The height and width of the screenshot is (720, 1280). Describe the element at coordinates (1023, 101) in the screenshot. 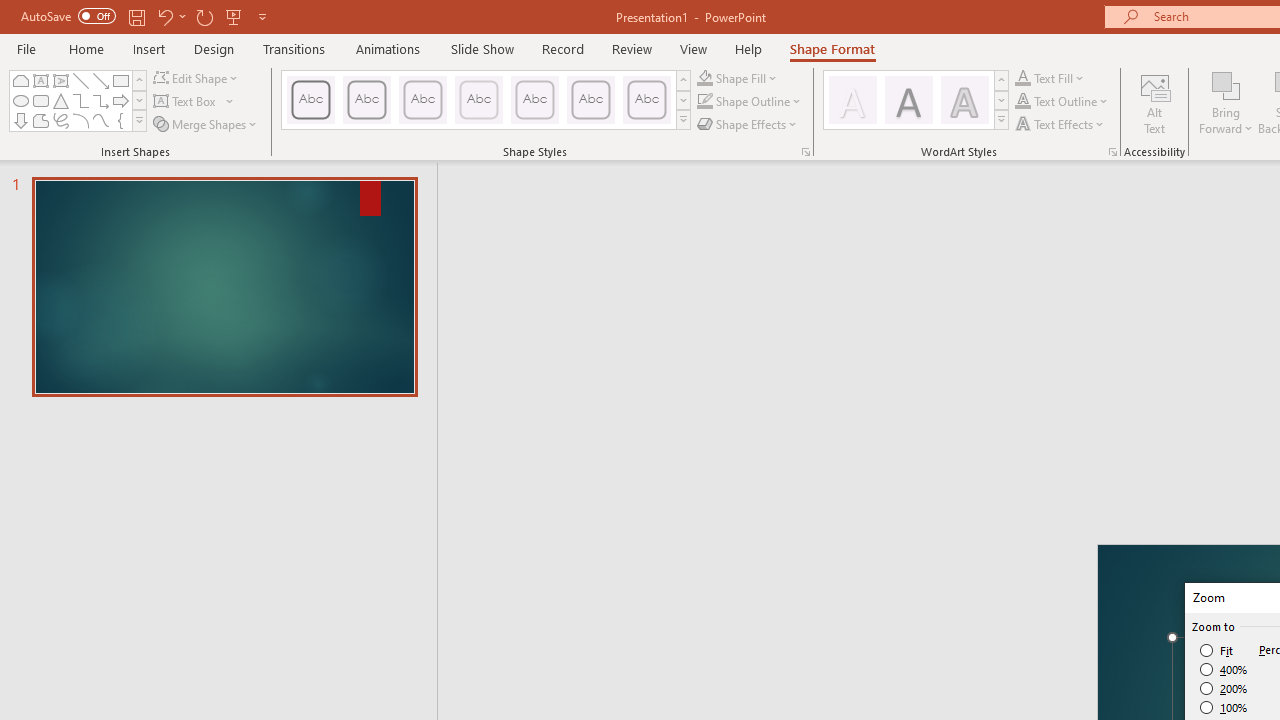

I see `'Text Outline RGB(0, 0, 0)'` at that location.